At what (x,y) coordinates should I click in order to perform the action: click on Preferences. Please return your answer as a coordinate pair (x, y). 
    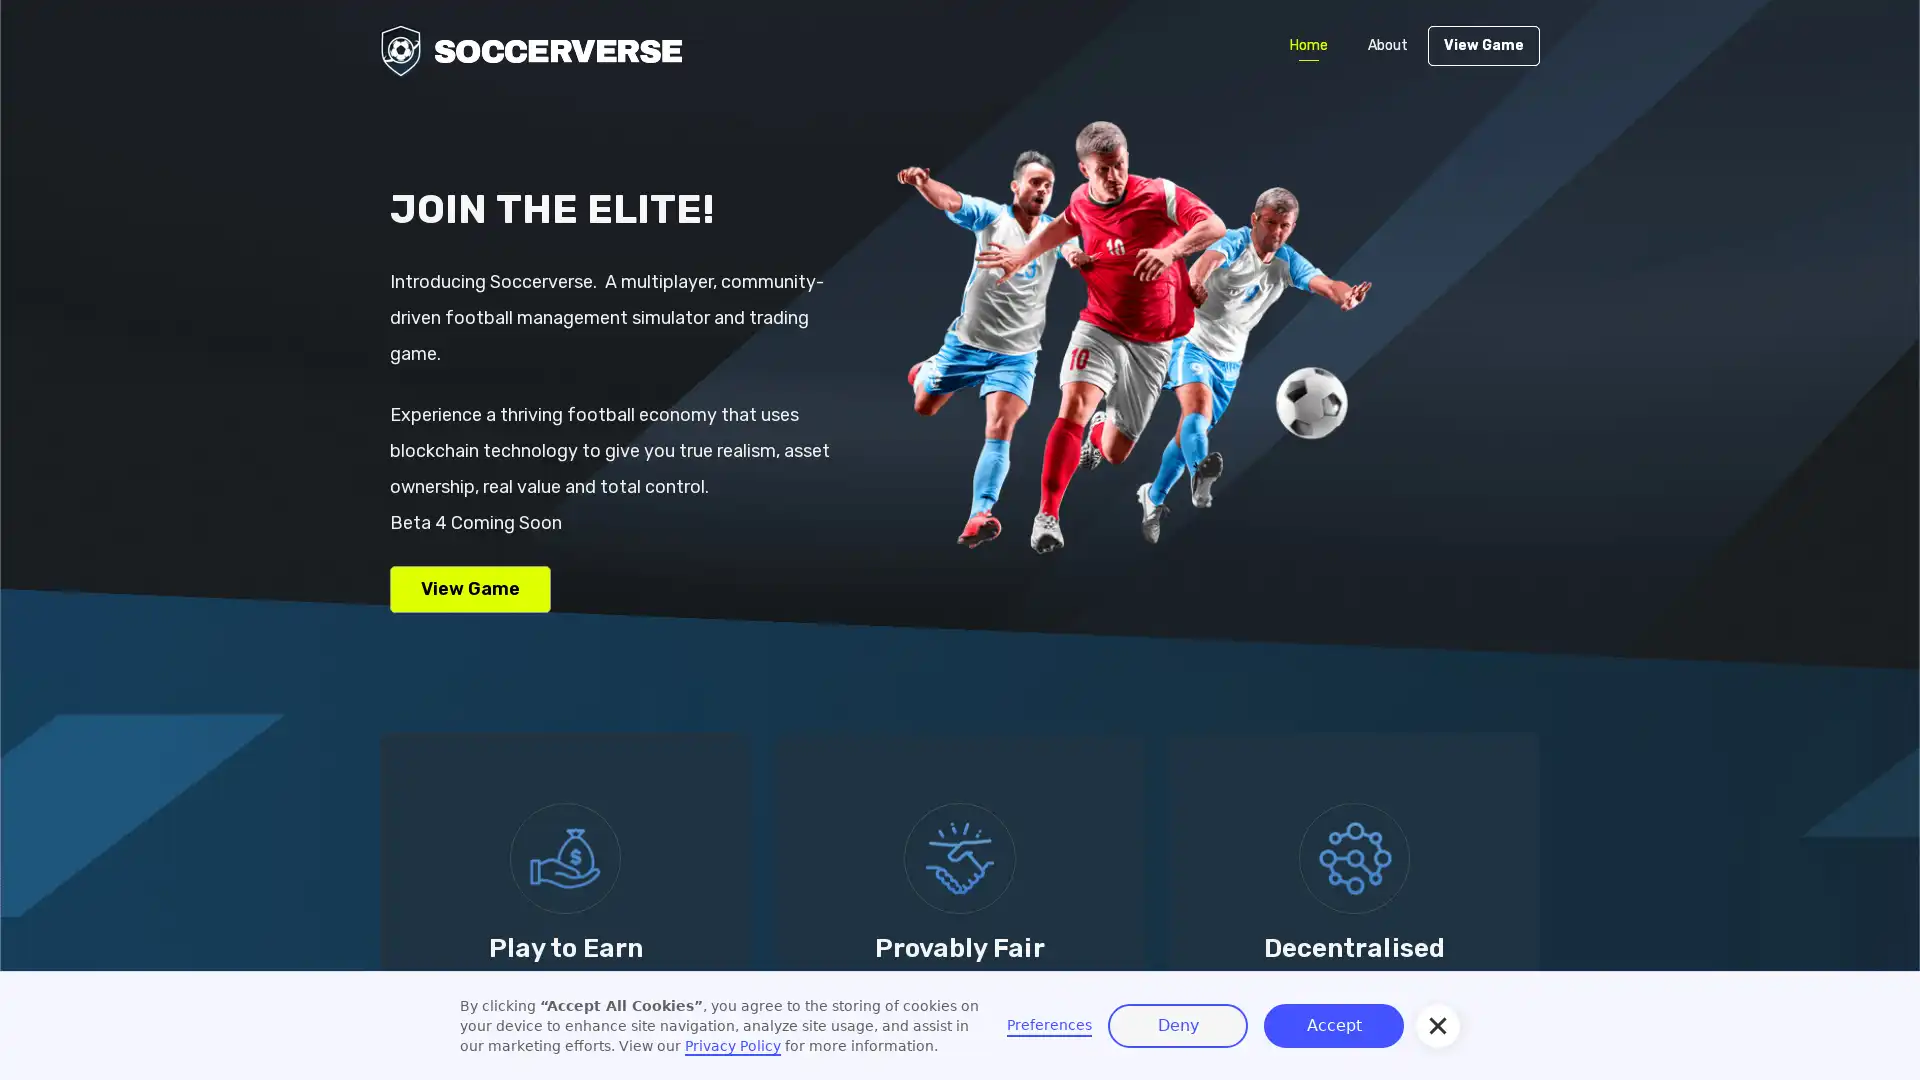
    Looking at the image, I should click on (1048, 1026).